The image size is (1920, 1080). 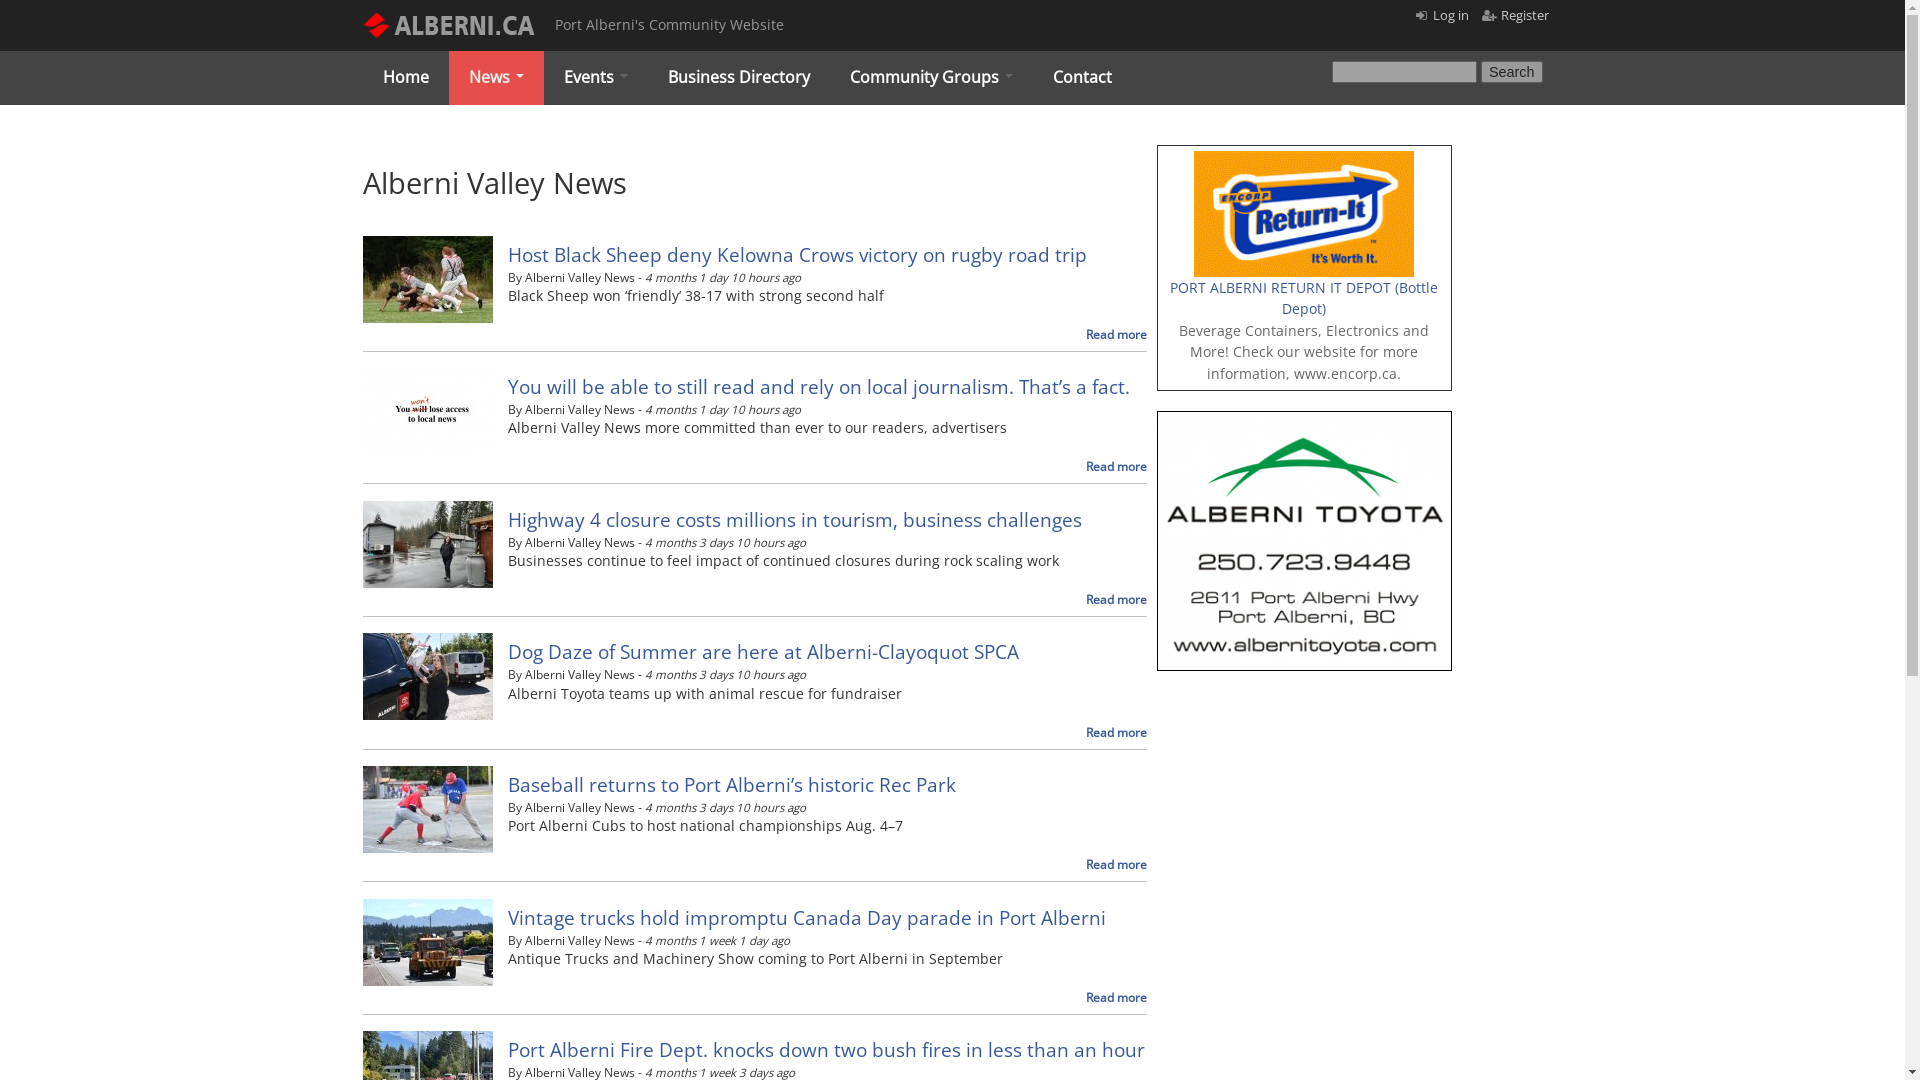 I want to click on 'Register', so click(x=1501, y=15).